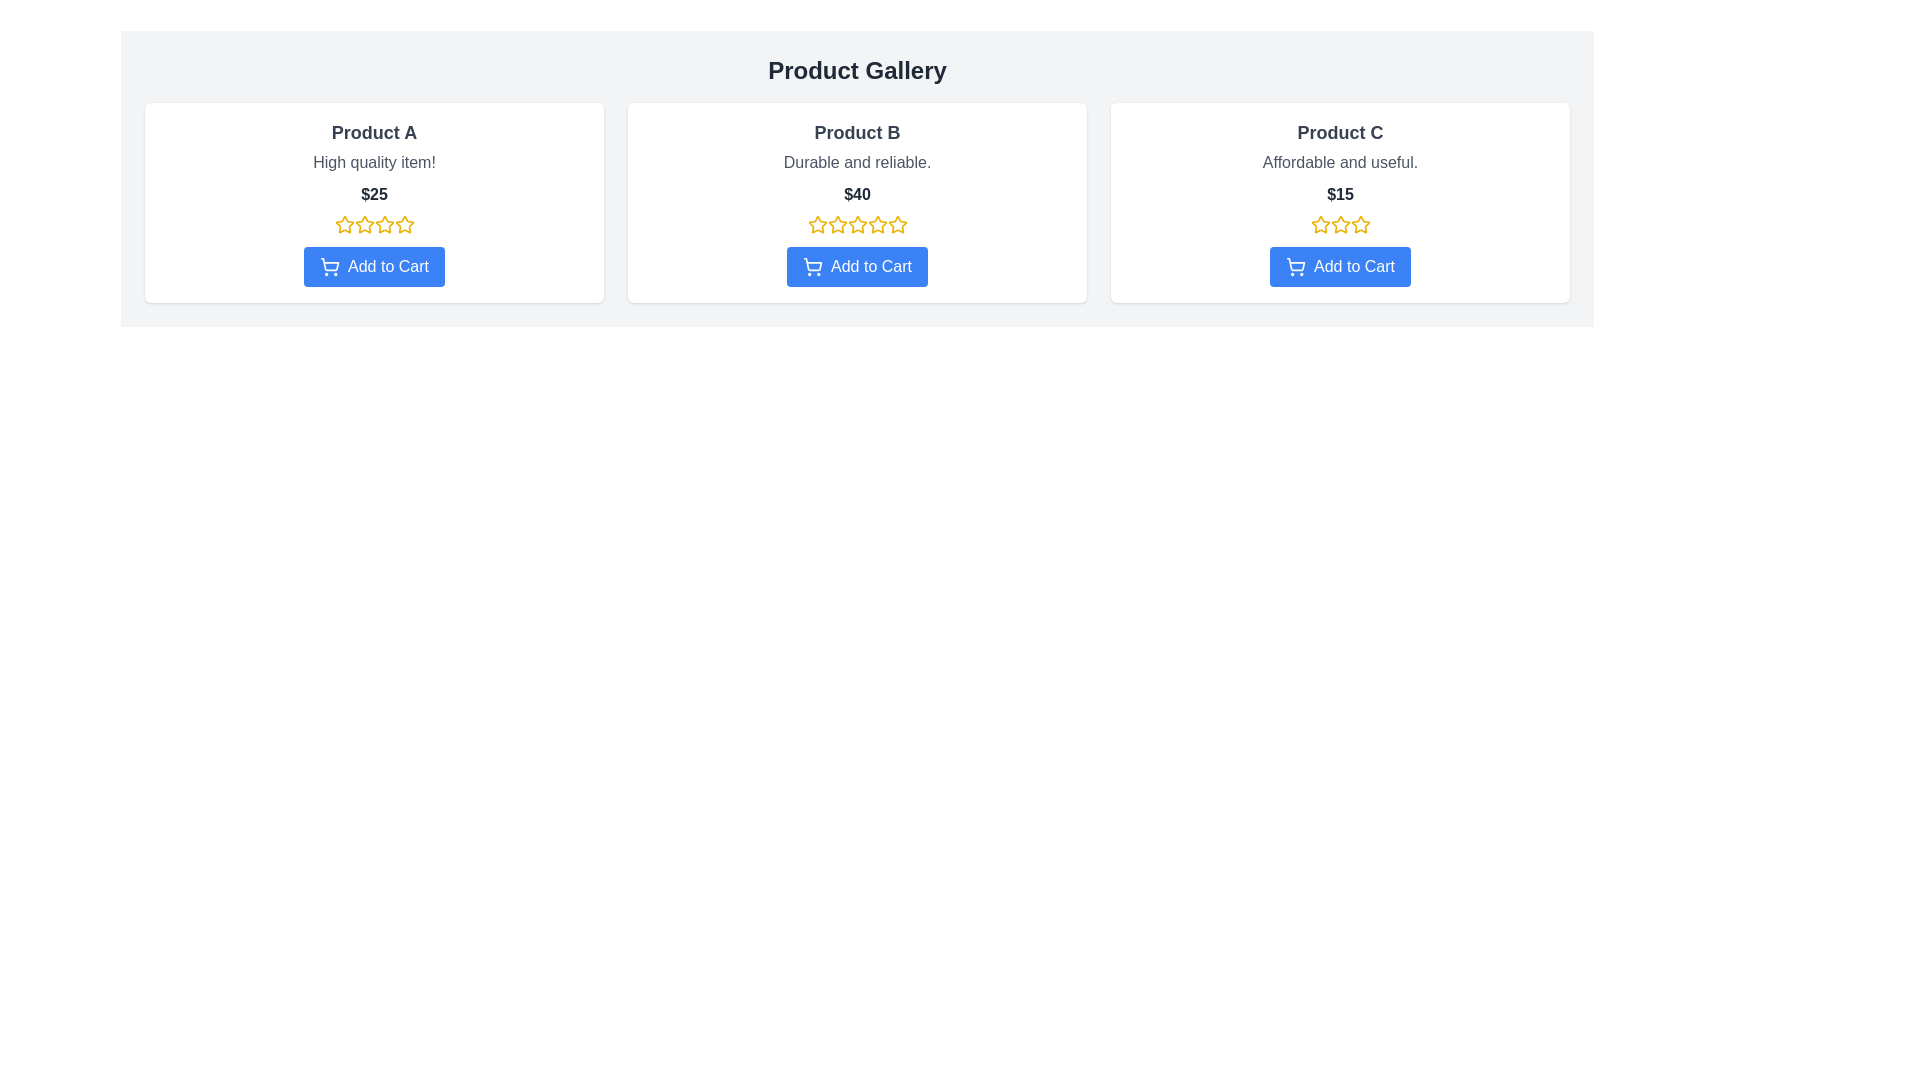  What do you see at coordinates (374, 195) in the screenshot?
I see `the price text element for 'Product A', which is located in the center column of a three-column grid, positioned below the product title and description, and above the rating stars` at bounding box center [374, 195].